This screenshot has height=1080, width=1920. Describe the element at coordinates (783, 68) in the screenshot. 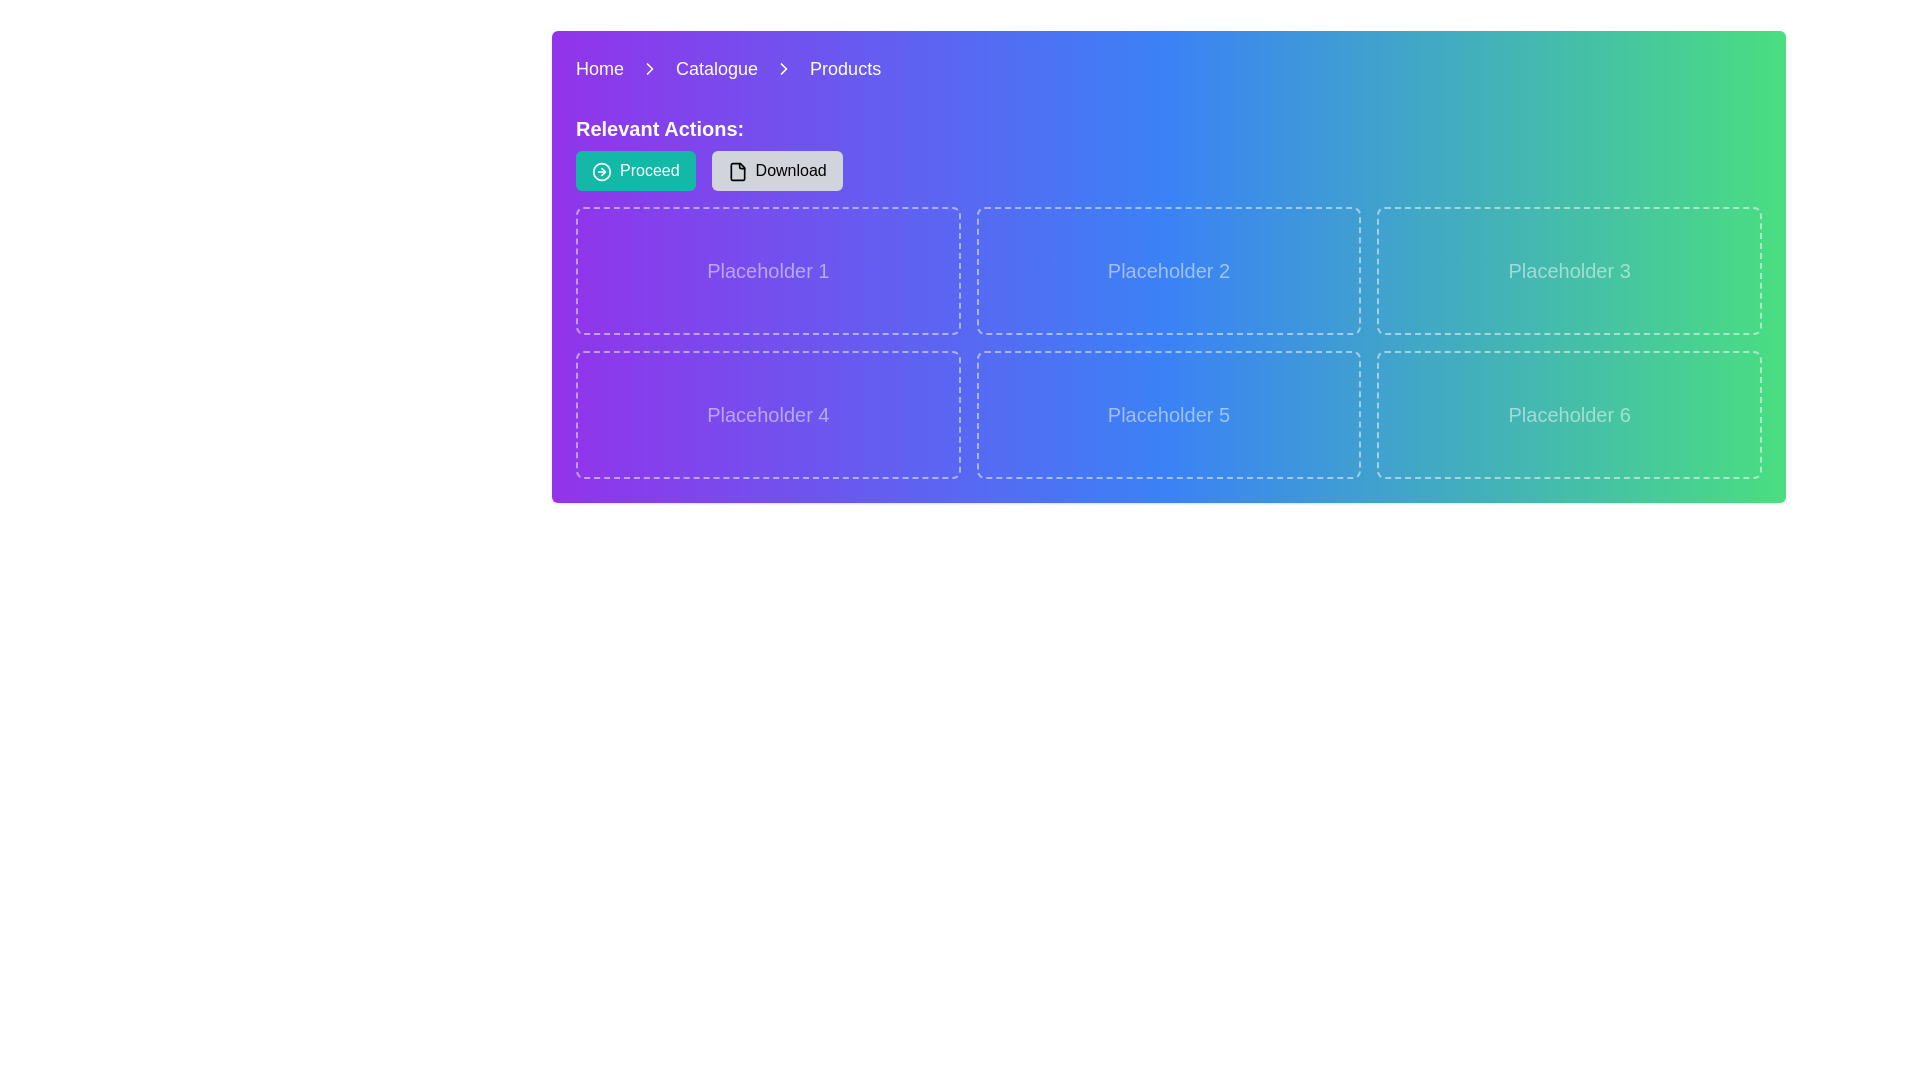

I see `the chevron icon in the breadcrumb navigation bar that separates 'Catalogue' and 'Products'` at that location.